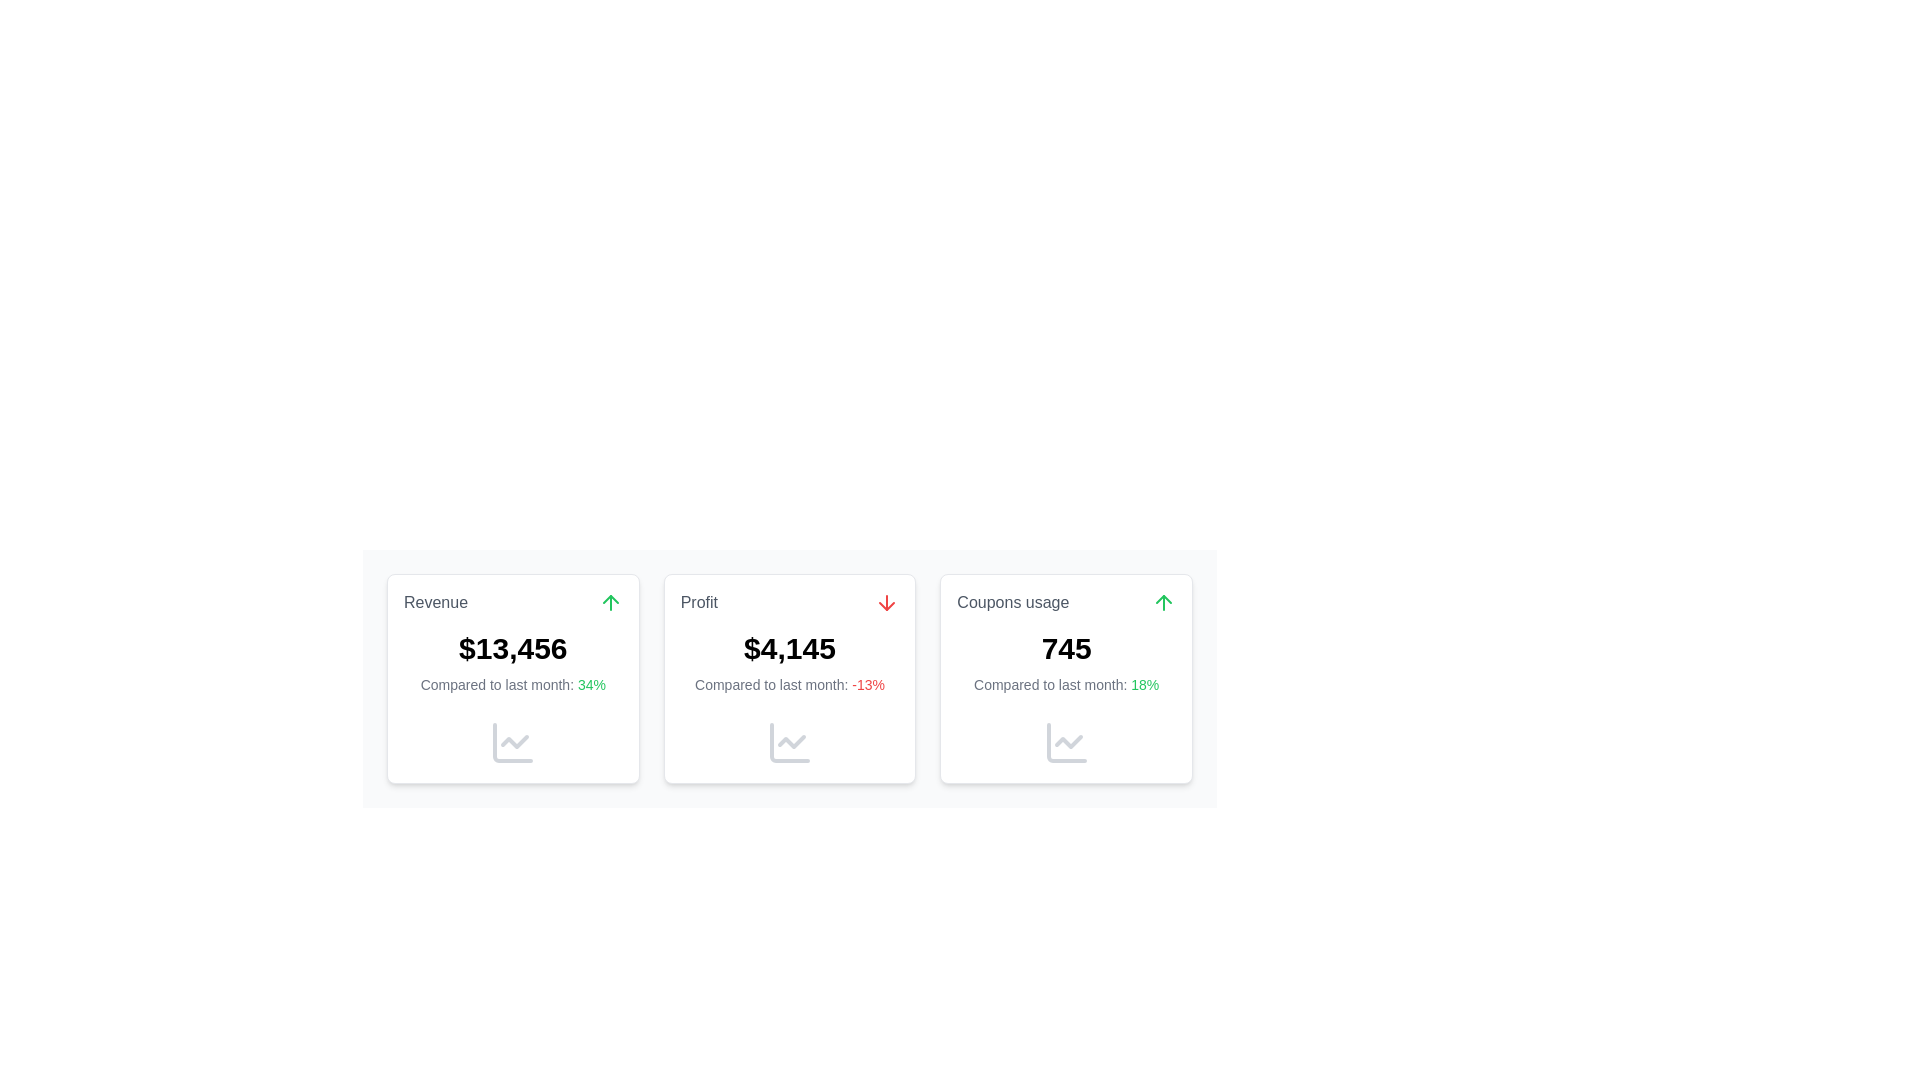  Describe the element at coordinates (1065, 677) in the screenshot. I see `displayed information from the Informative card summarizing data about coupon usage, located in the third column after the 'Revenue' and 'Profit' cards` at that location.